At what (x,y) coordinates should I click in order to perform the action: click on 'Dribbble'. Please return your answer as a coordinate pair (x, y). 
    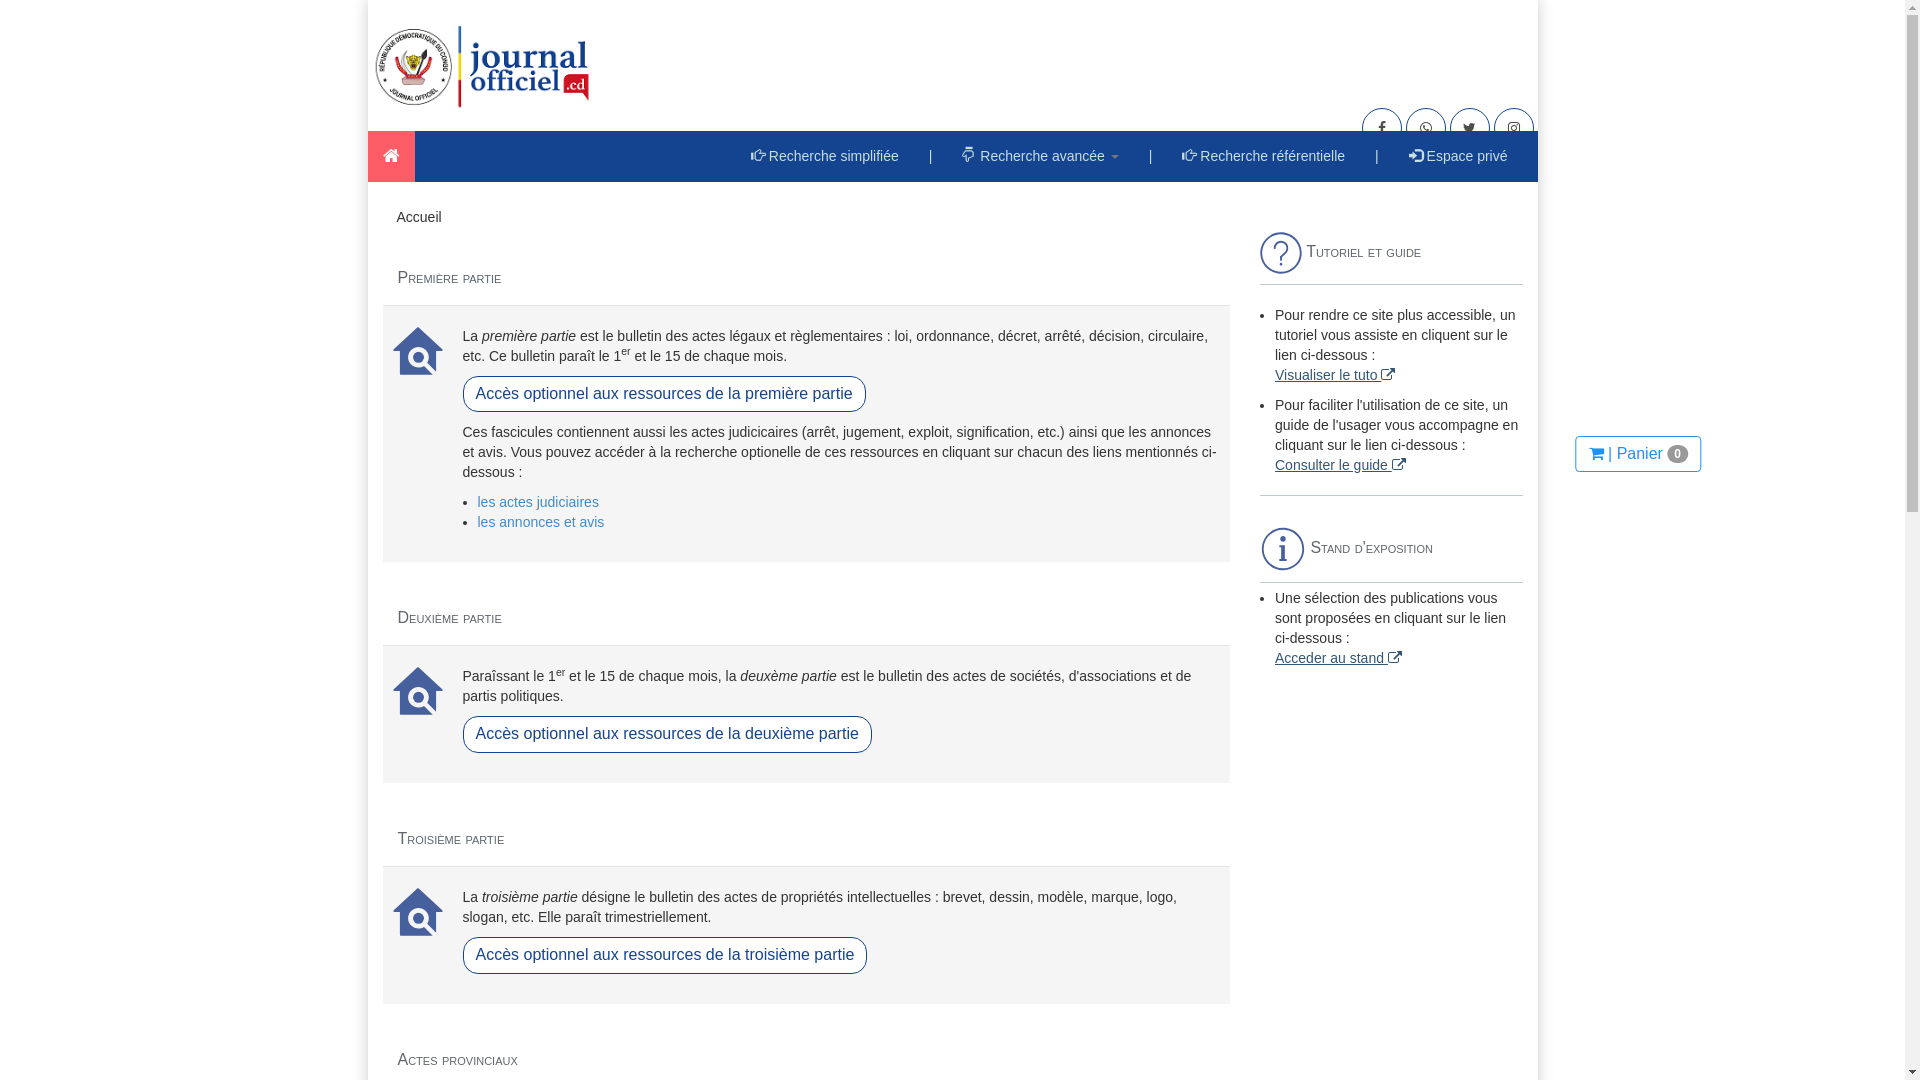
    Looking at the image, I should click on (1424, 127).